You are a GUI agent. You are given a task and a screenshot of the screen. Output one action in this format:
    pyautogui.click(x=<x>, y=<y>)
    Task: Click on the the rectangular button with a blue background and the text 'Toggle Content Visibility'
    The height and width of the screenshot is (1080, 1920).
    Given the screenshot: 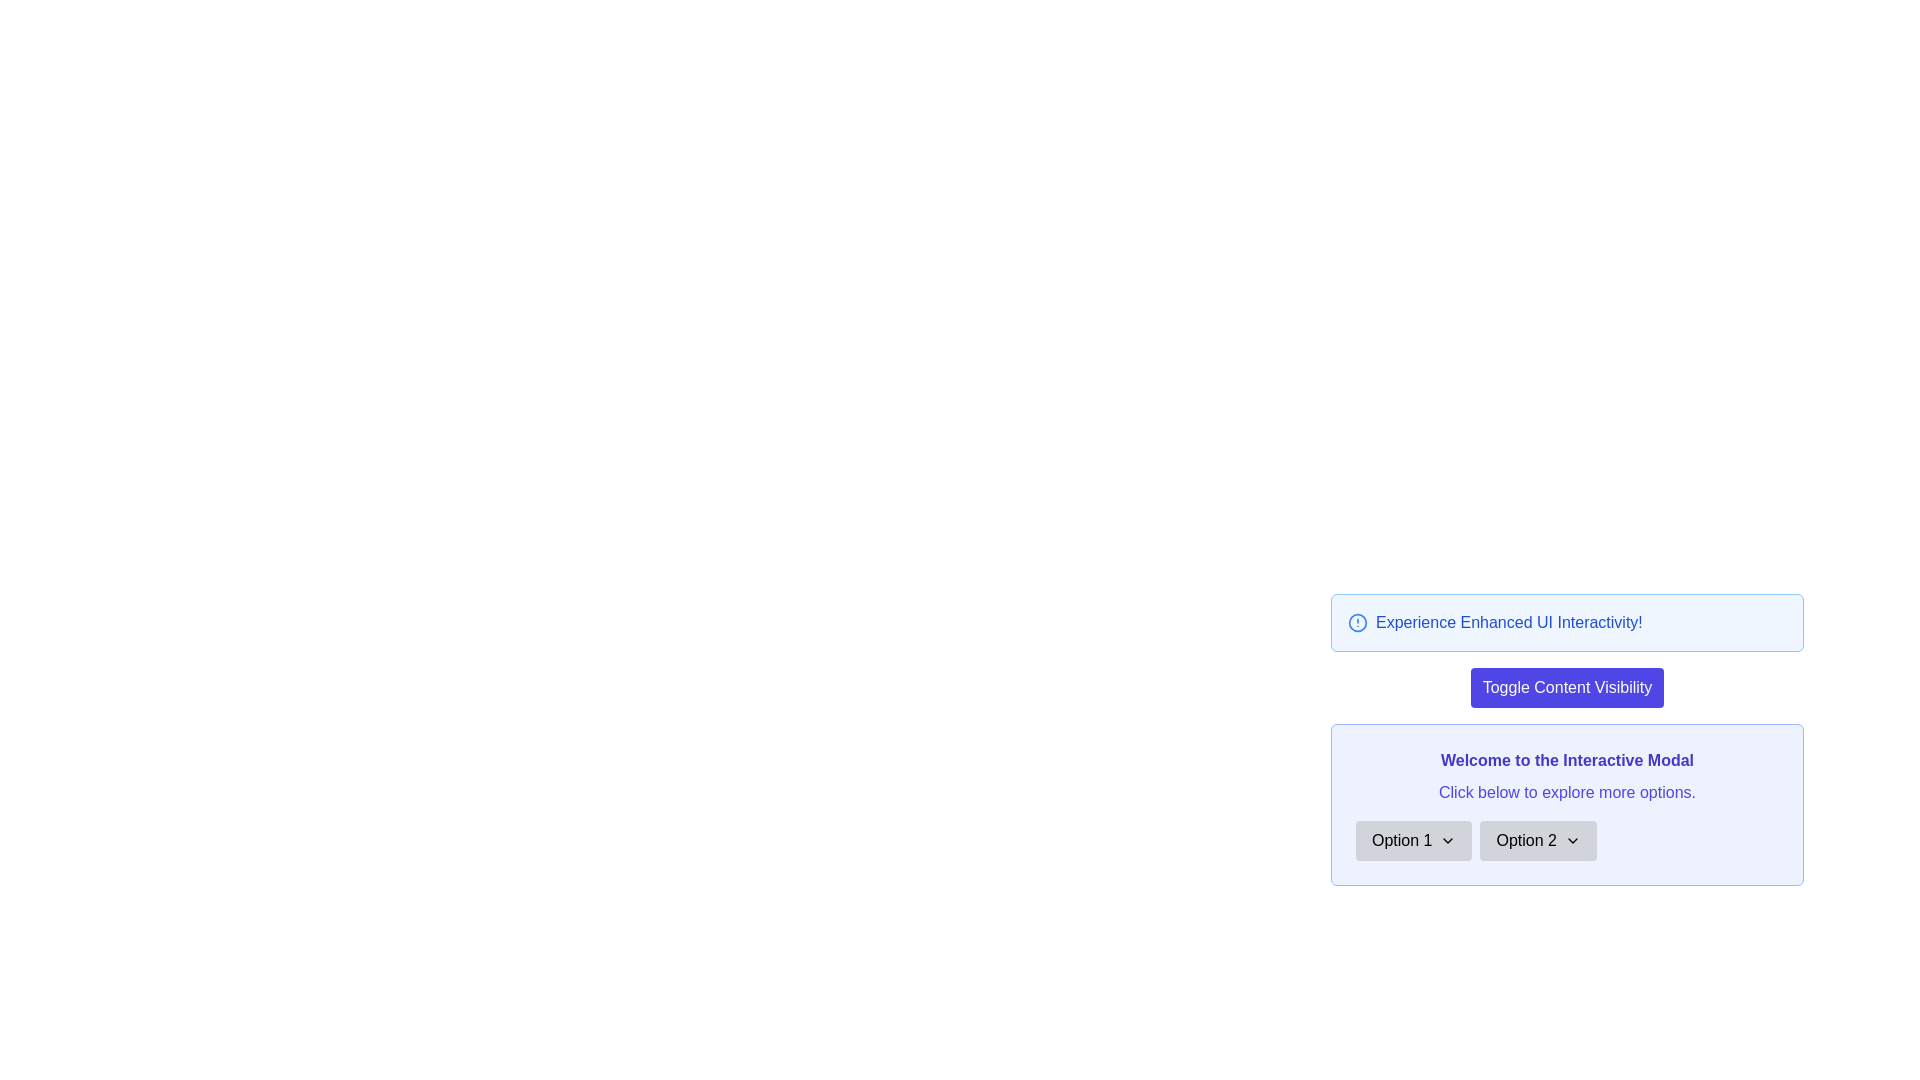 What is the action you would take?
    pyautogui.click(x=1566, y=686)
    